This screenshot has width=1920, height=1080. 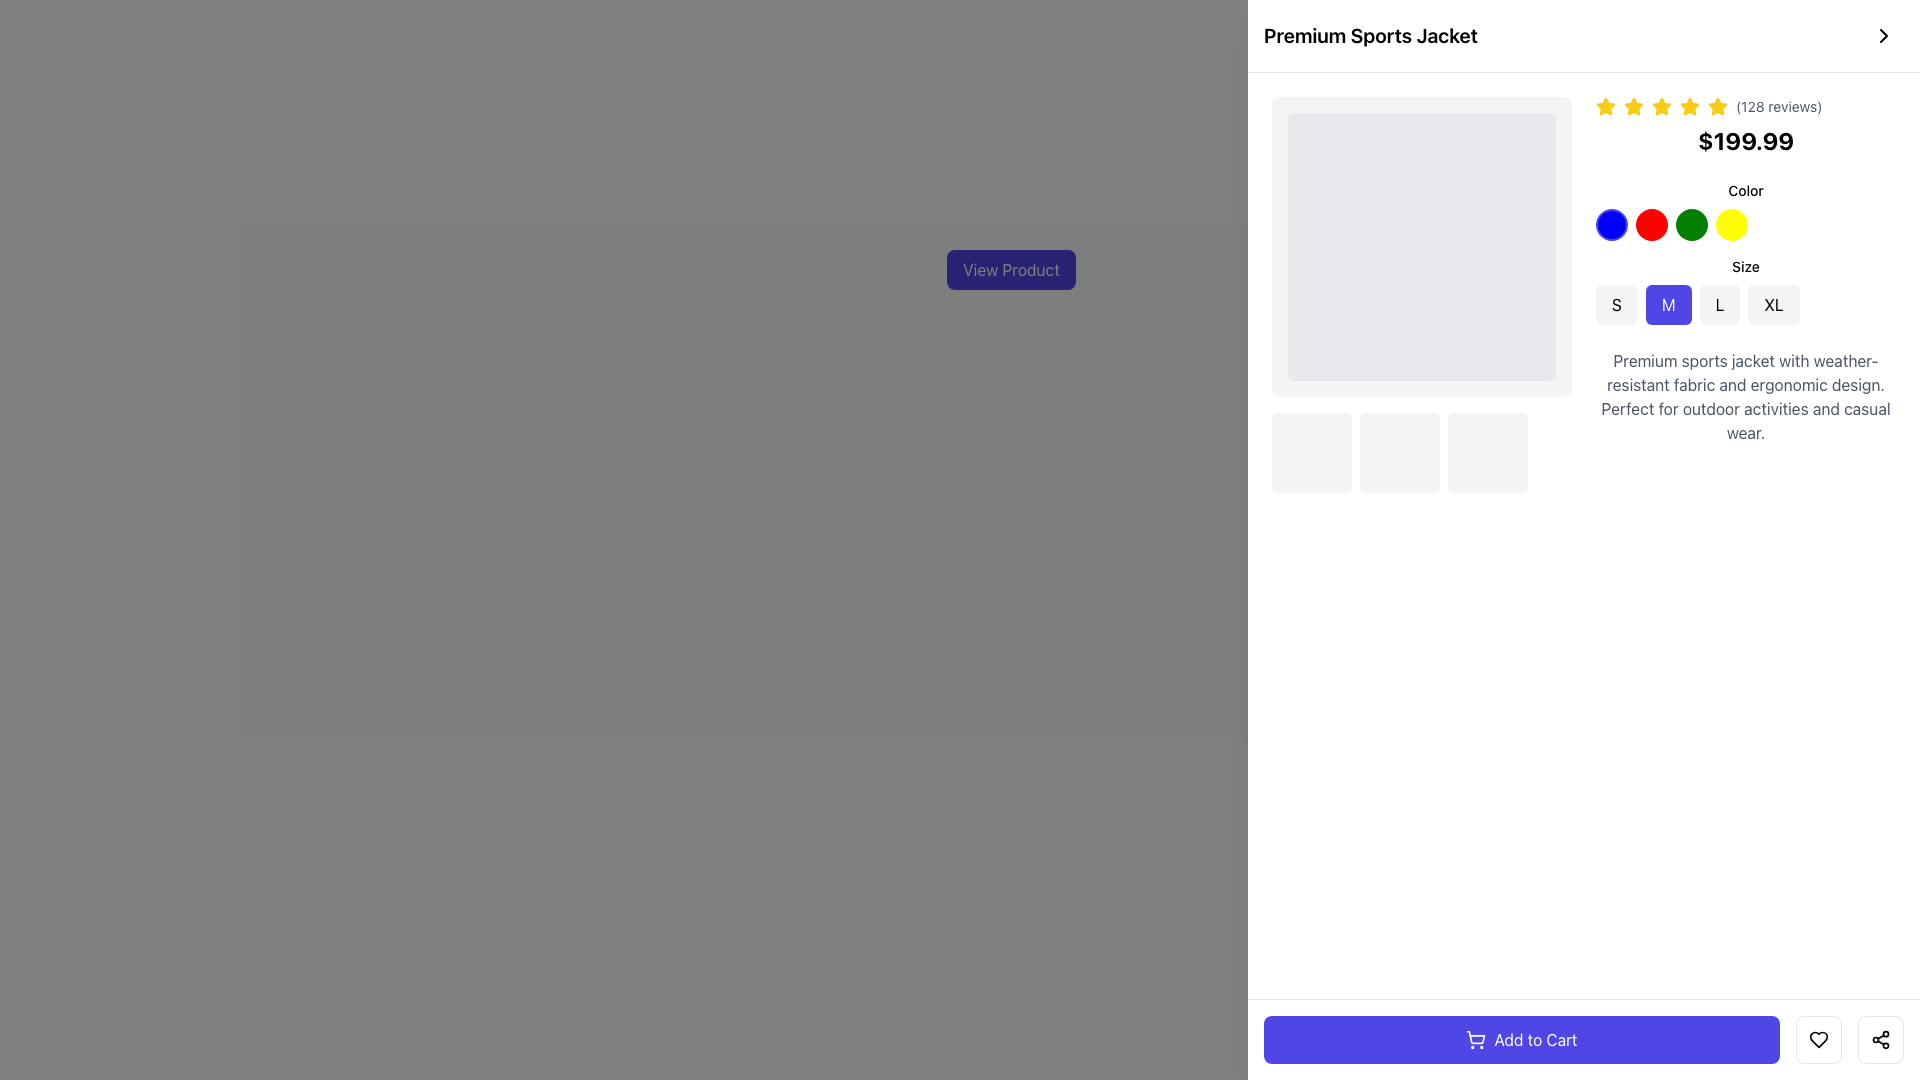 What do you see at coordinates (1612, 224) in the screenshot?
I see `the first circular button in the color selection row` at bounding box center [1612, 224].